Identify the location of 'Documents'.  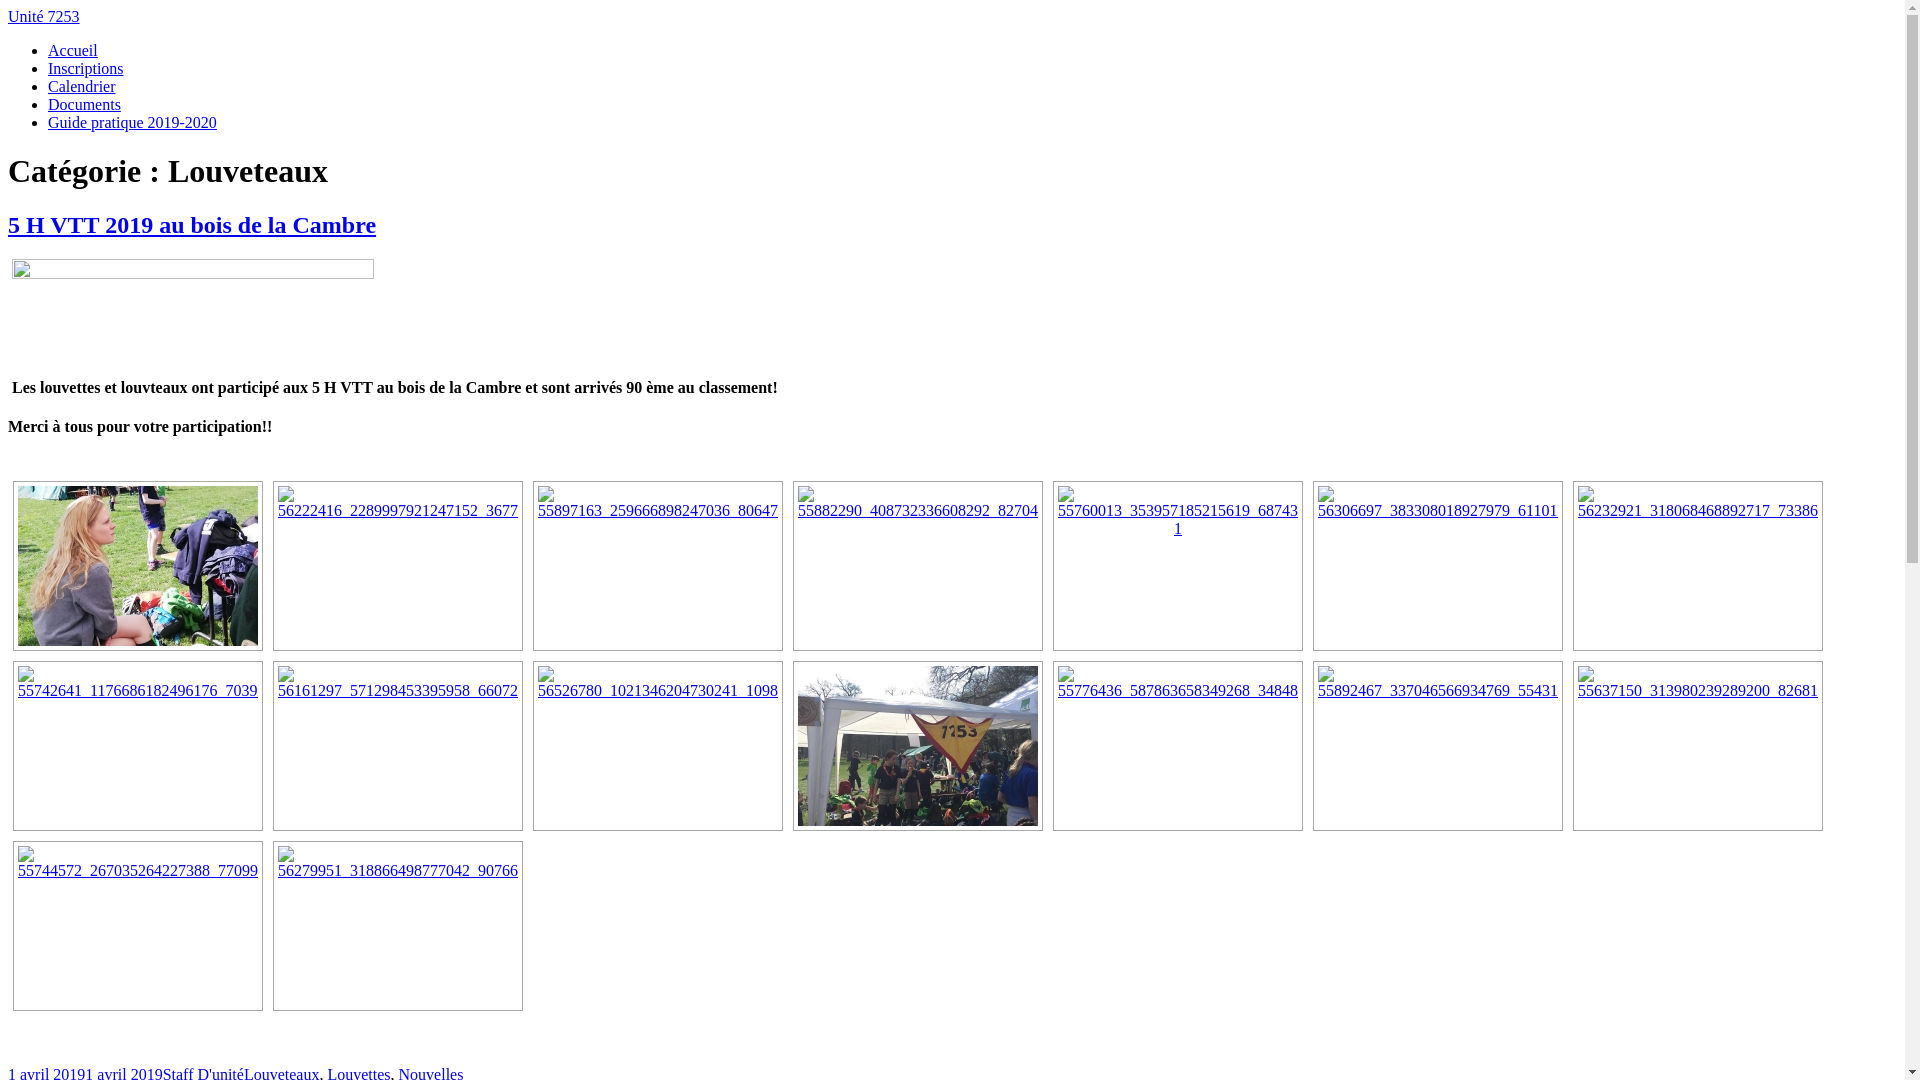
(83, 104).